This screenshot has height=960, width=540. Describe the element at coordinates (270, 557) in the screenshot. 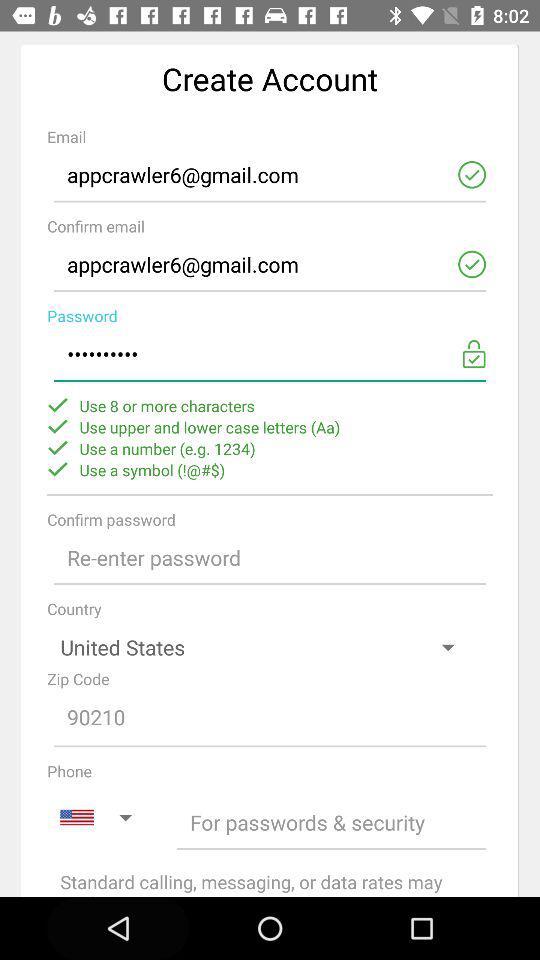

I see `confirm password` at that location.